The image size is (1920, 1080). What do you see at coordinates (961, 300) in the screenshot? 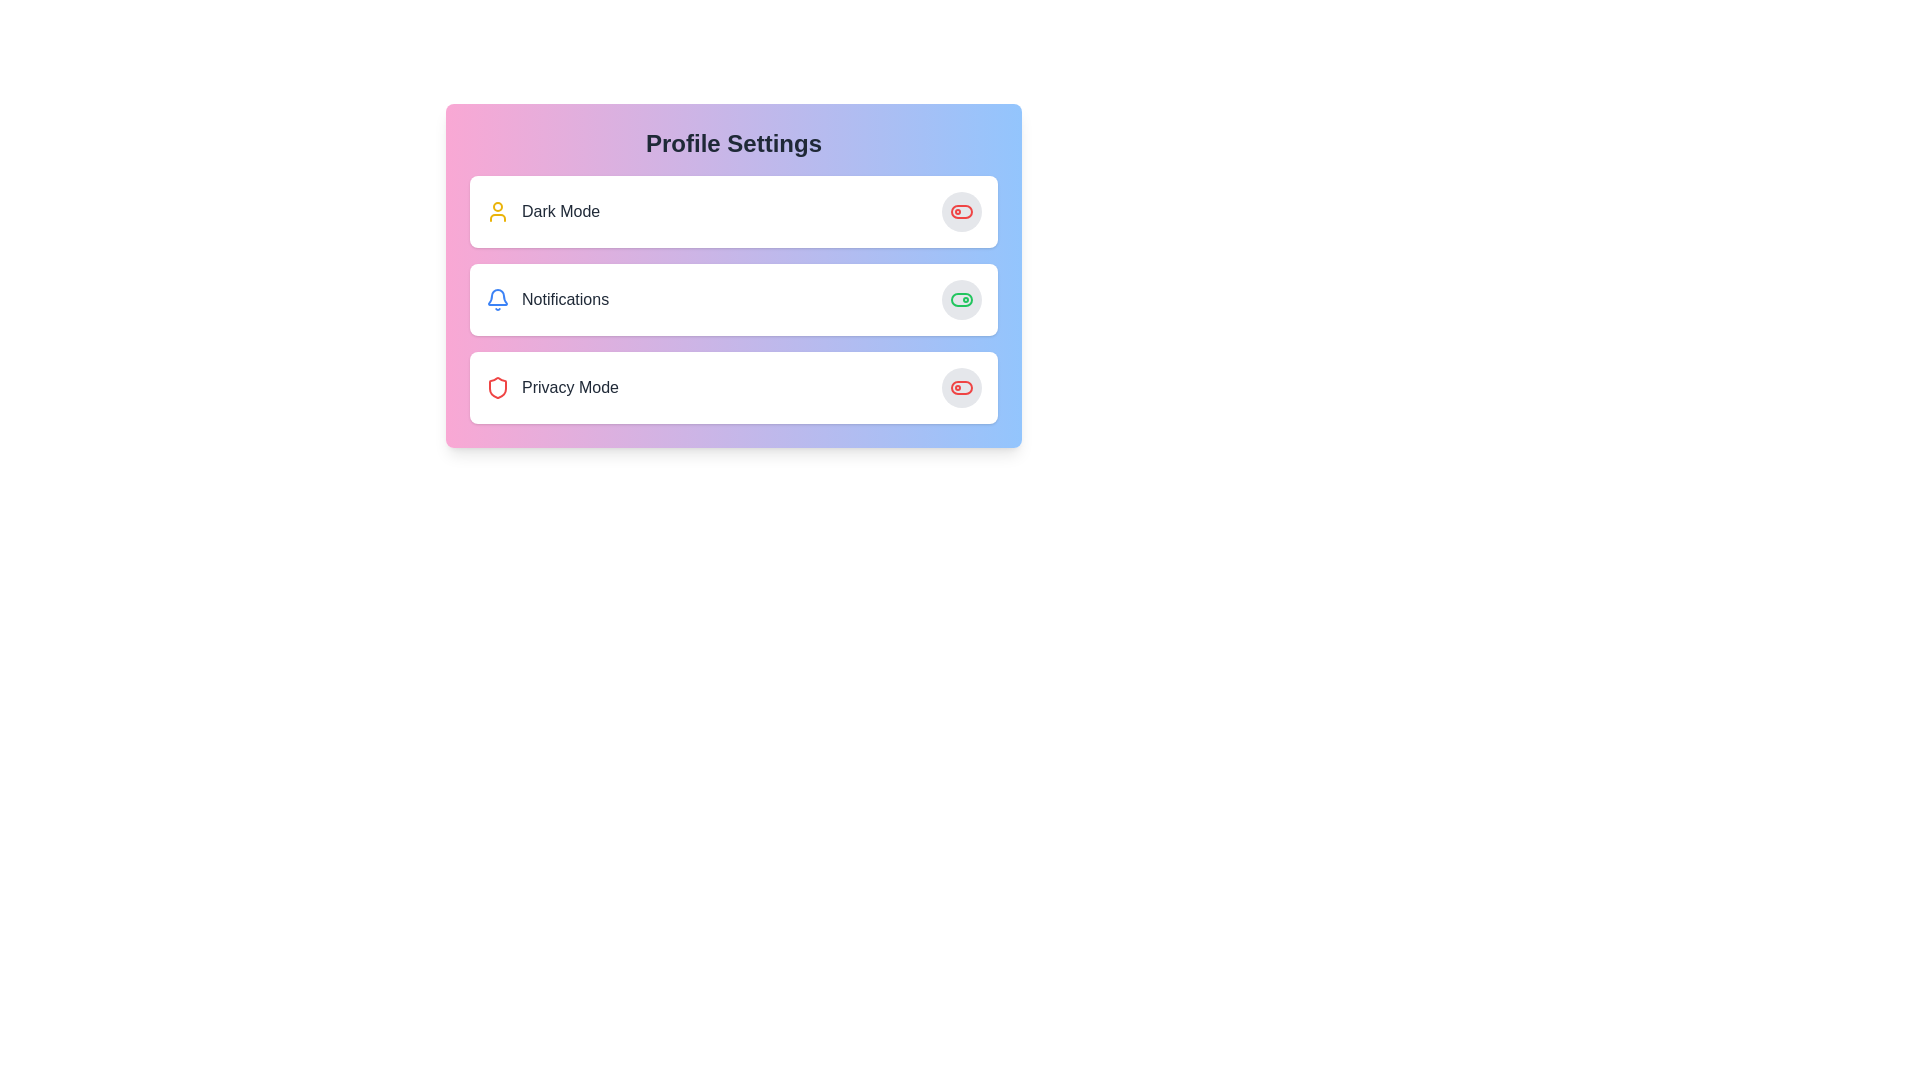
I see `the second toggle switch in the 'Notifications' row of the profile settings interface` at bounding box center [961, 300].